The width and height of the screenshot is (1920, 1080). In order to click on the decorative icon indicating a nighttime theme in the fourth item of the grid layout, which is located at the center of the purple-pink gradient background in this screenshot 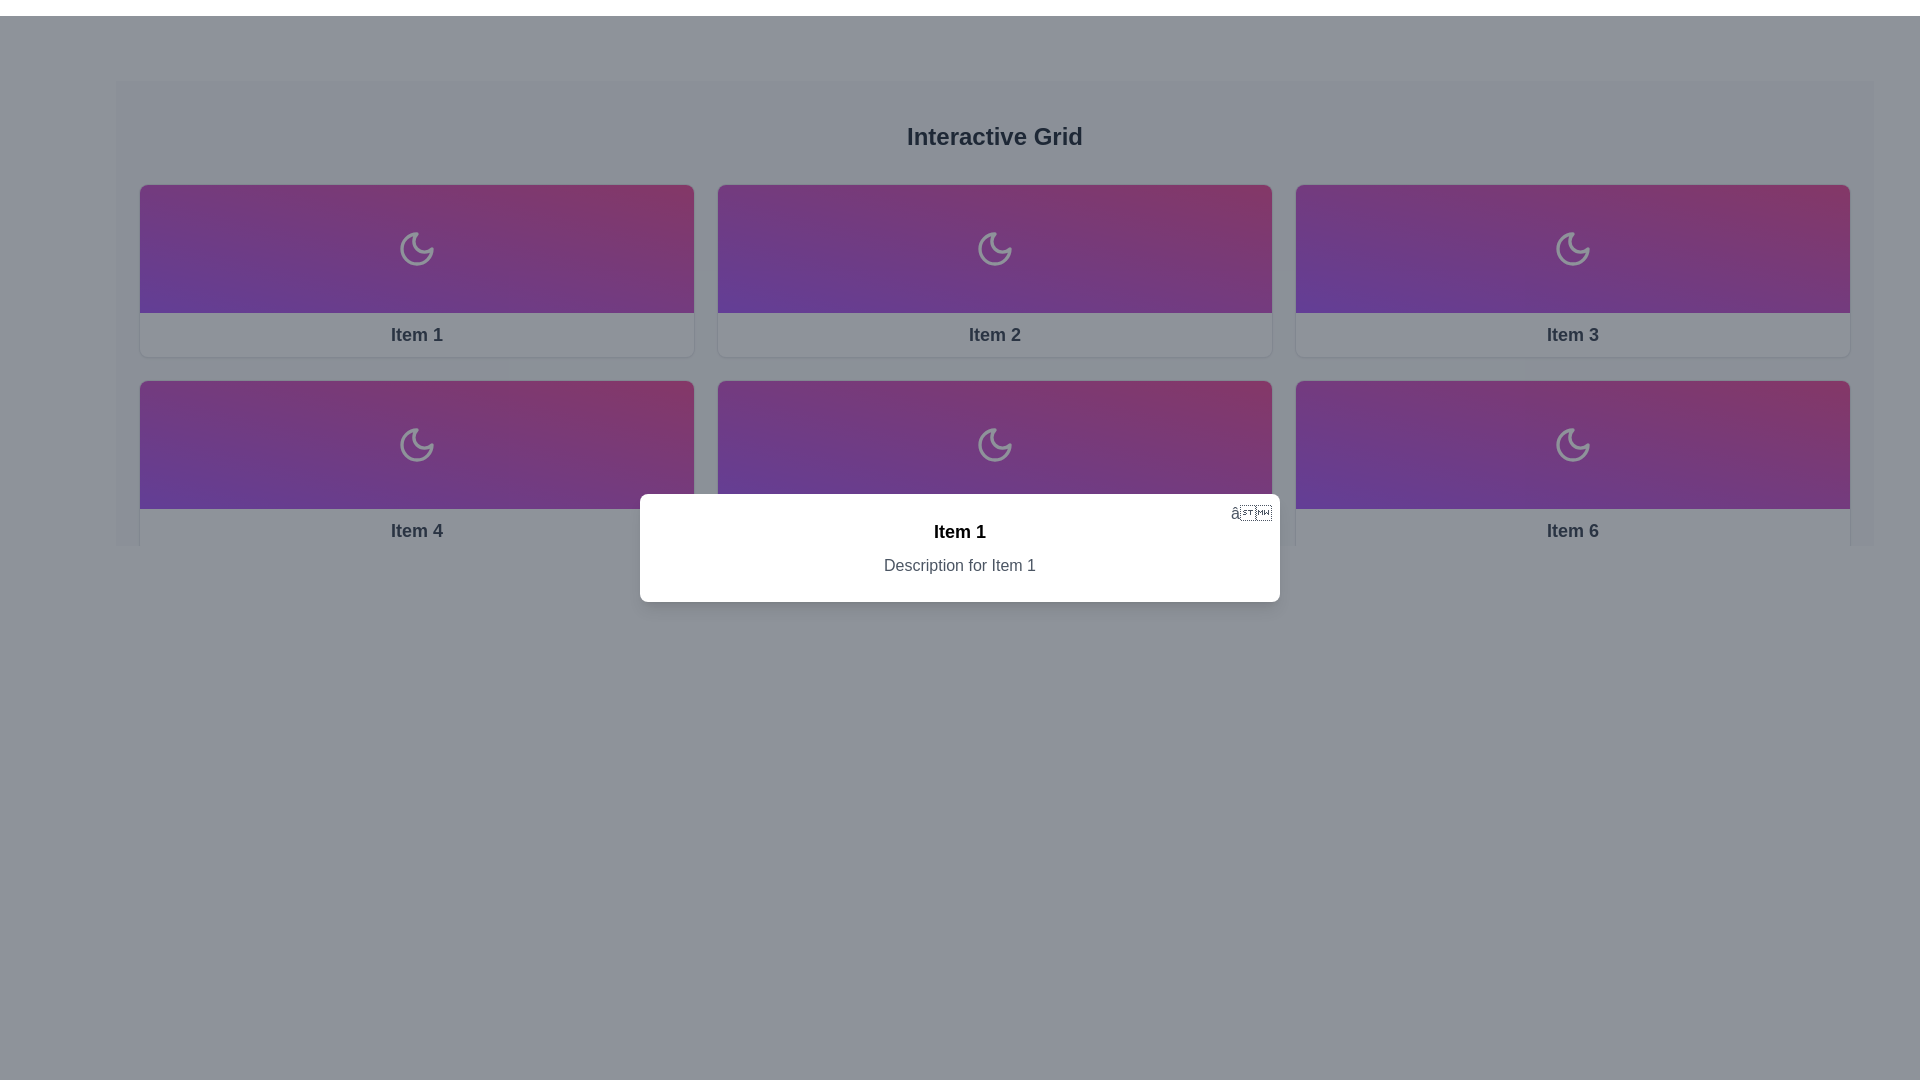, I will do `click(416, 443)`.